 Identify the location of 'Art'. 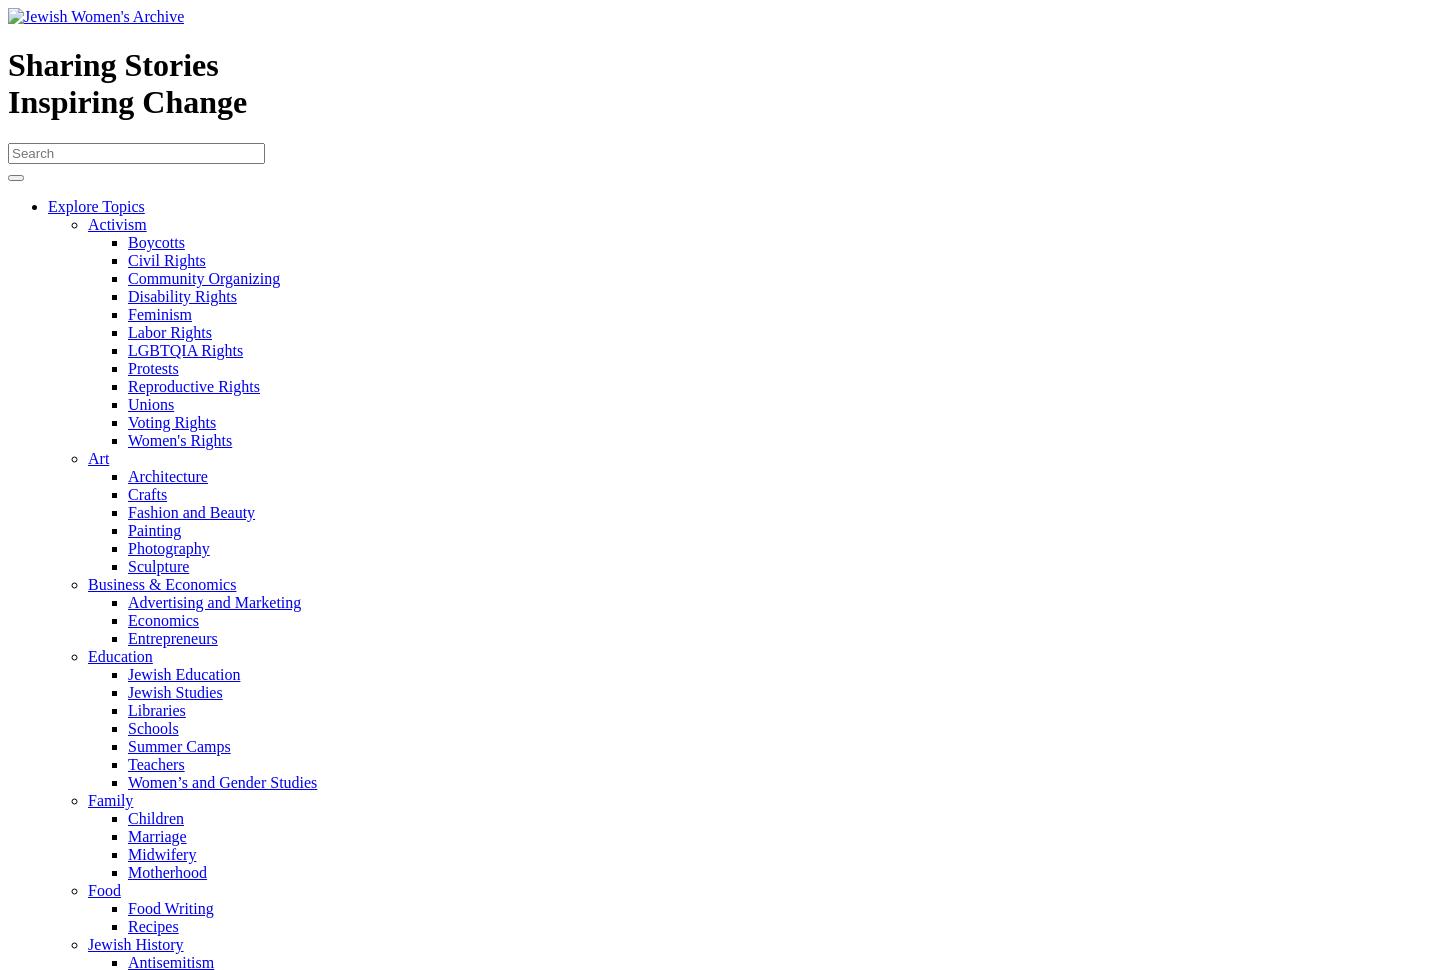
(98, 456).